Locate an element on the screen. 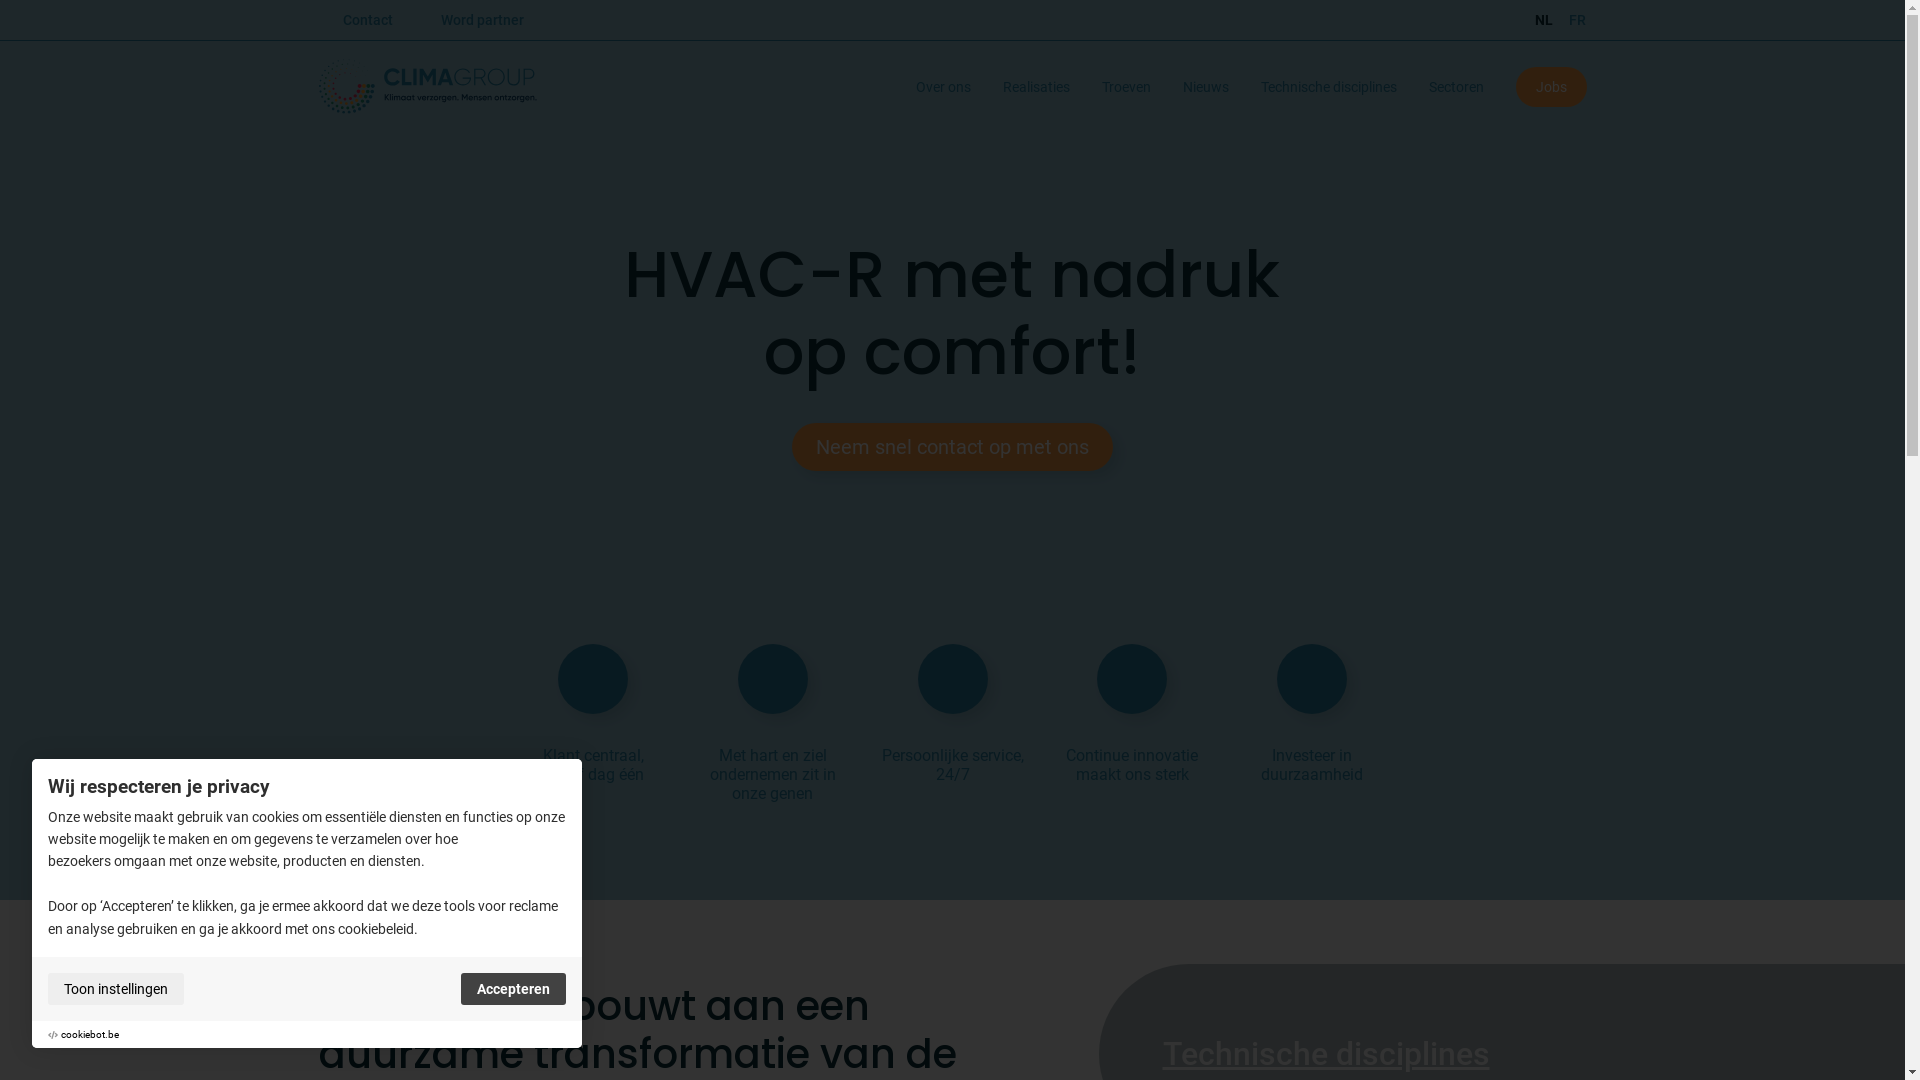  'Realisaties' is located at coordinates (1002, 86).